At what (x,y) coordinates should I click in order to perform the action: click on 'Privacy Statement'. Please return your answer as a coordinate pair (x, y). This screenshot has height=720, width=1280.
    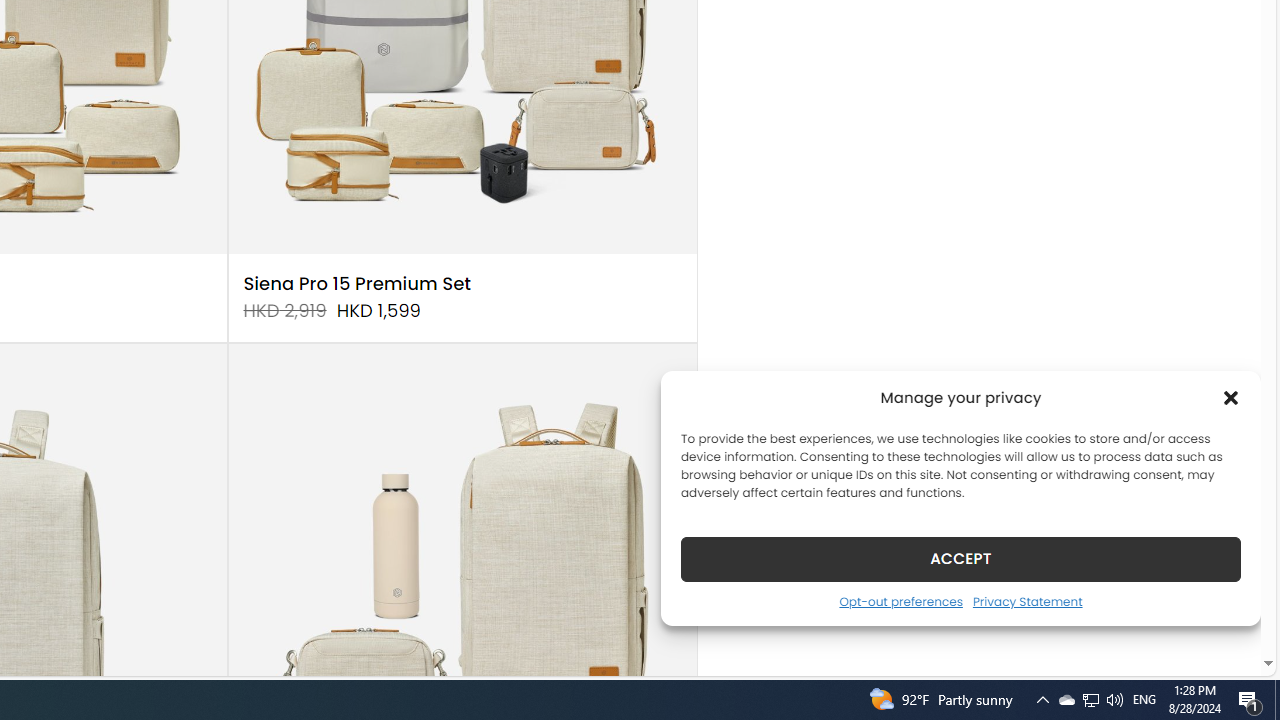
    Looking at the image, I should click on (1027, 600).